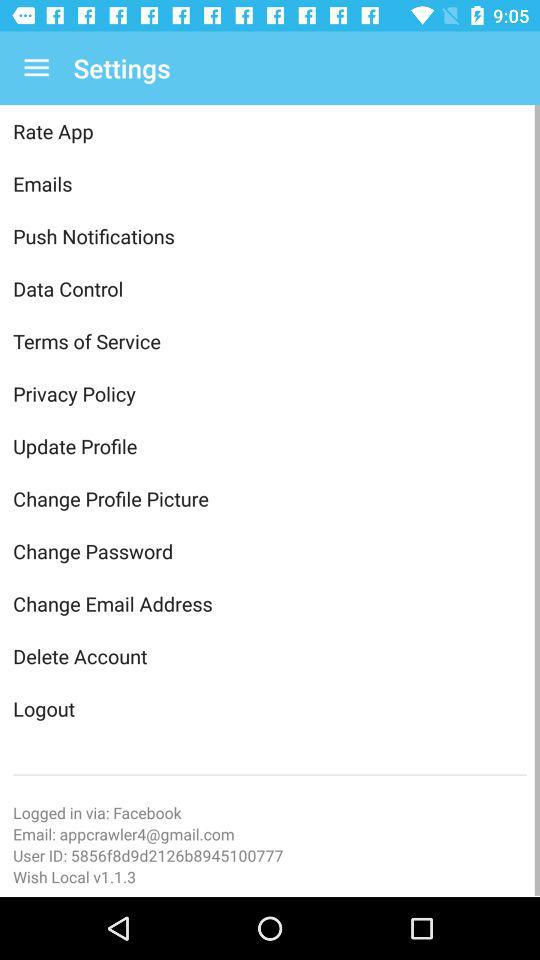 The image size is (540, 960). I want to click on the item below data control icon, so click(270, 341).